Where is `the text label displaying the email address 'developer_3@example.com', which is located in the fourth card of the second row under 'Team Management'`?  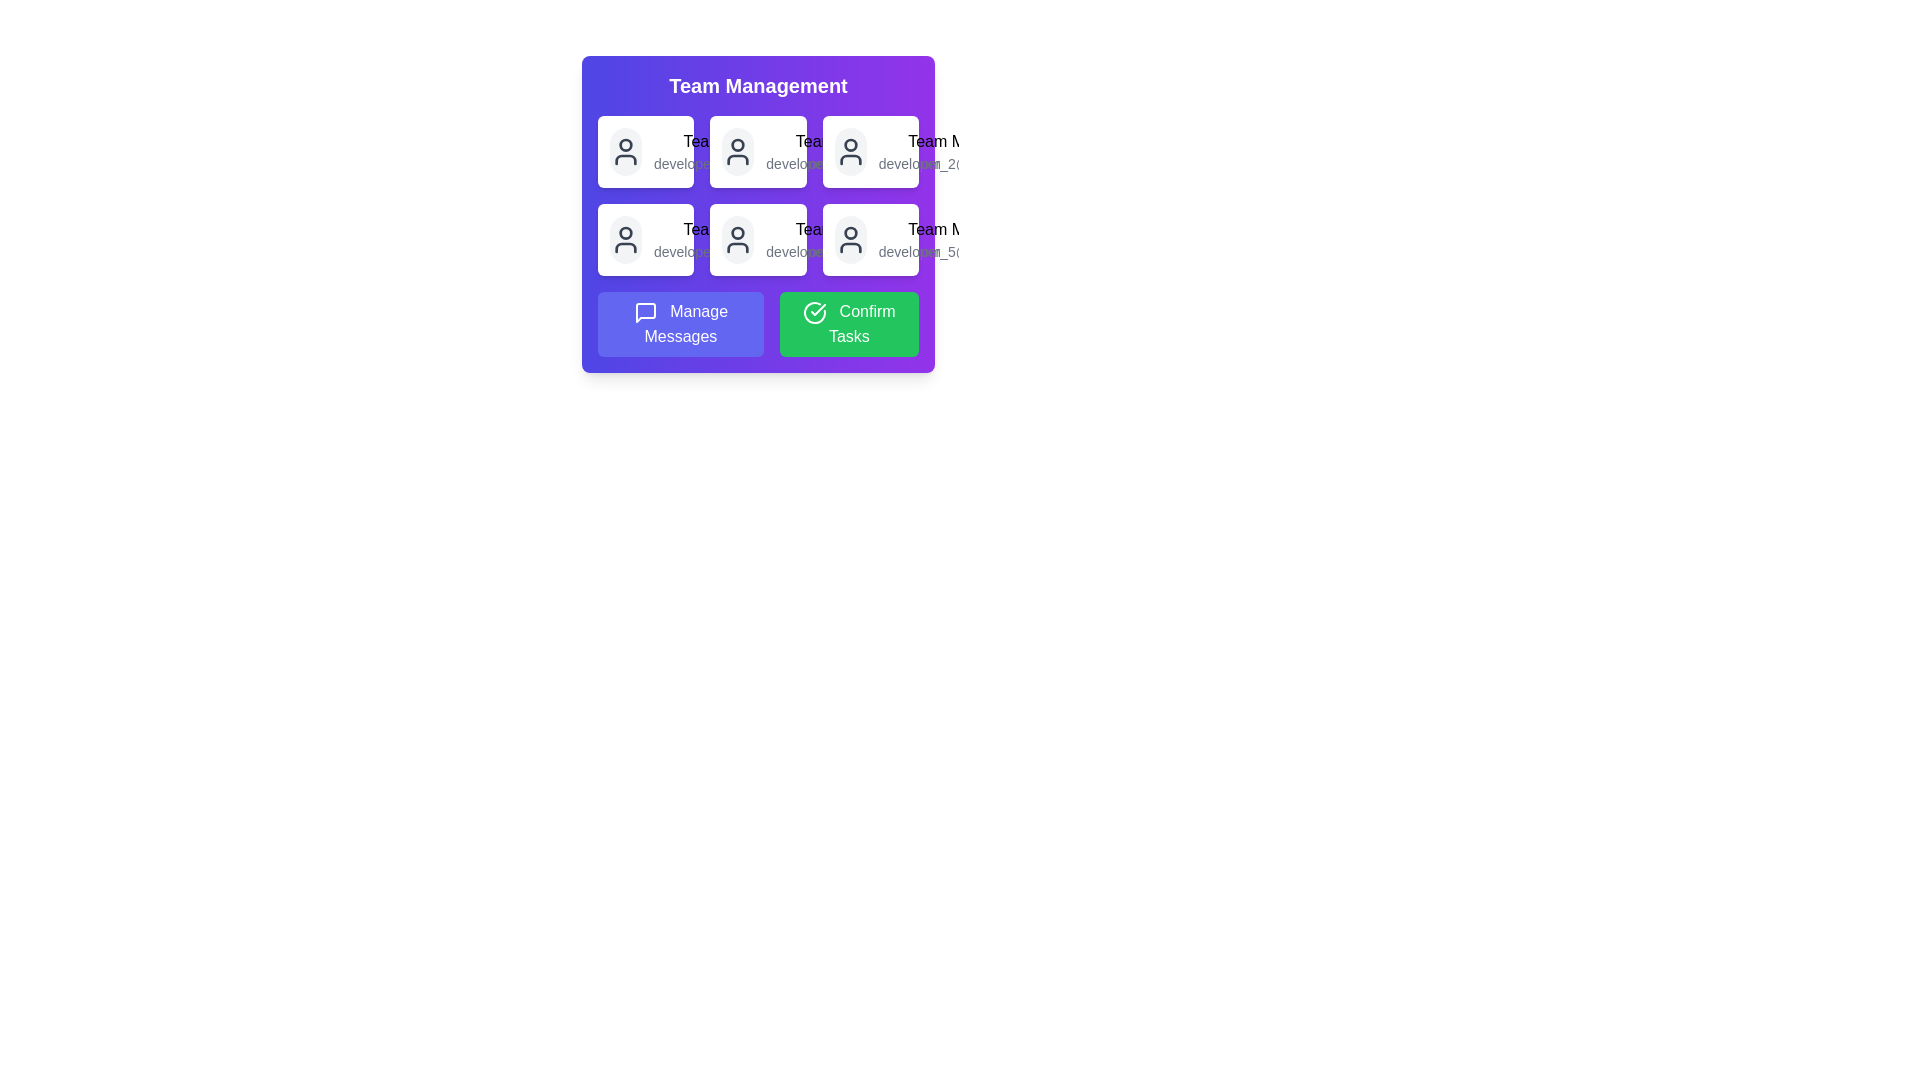
the text label displaying the email address 'developer_3@example.com', which is located in the fourth card of the second row under 'Team Management' is located at coordinates (740, 250).